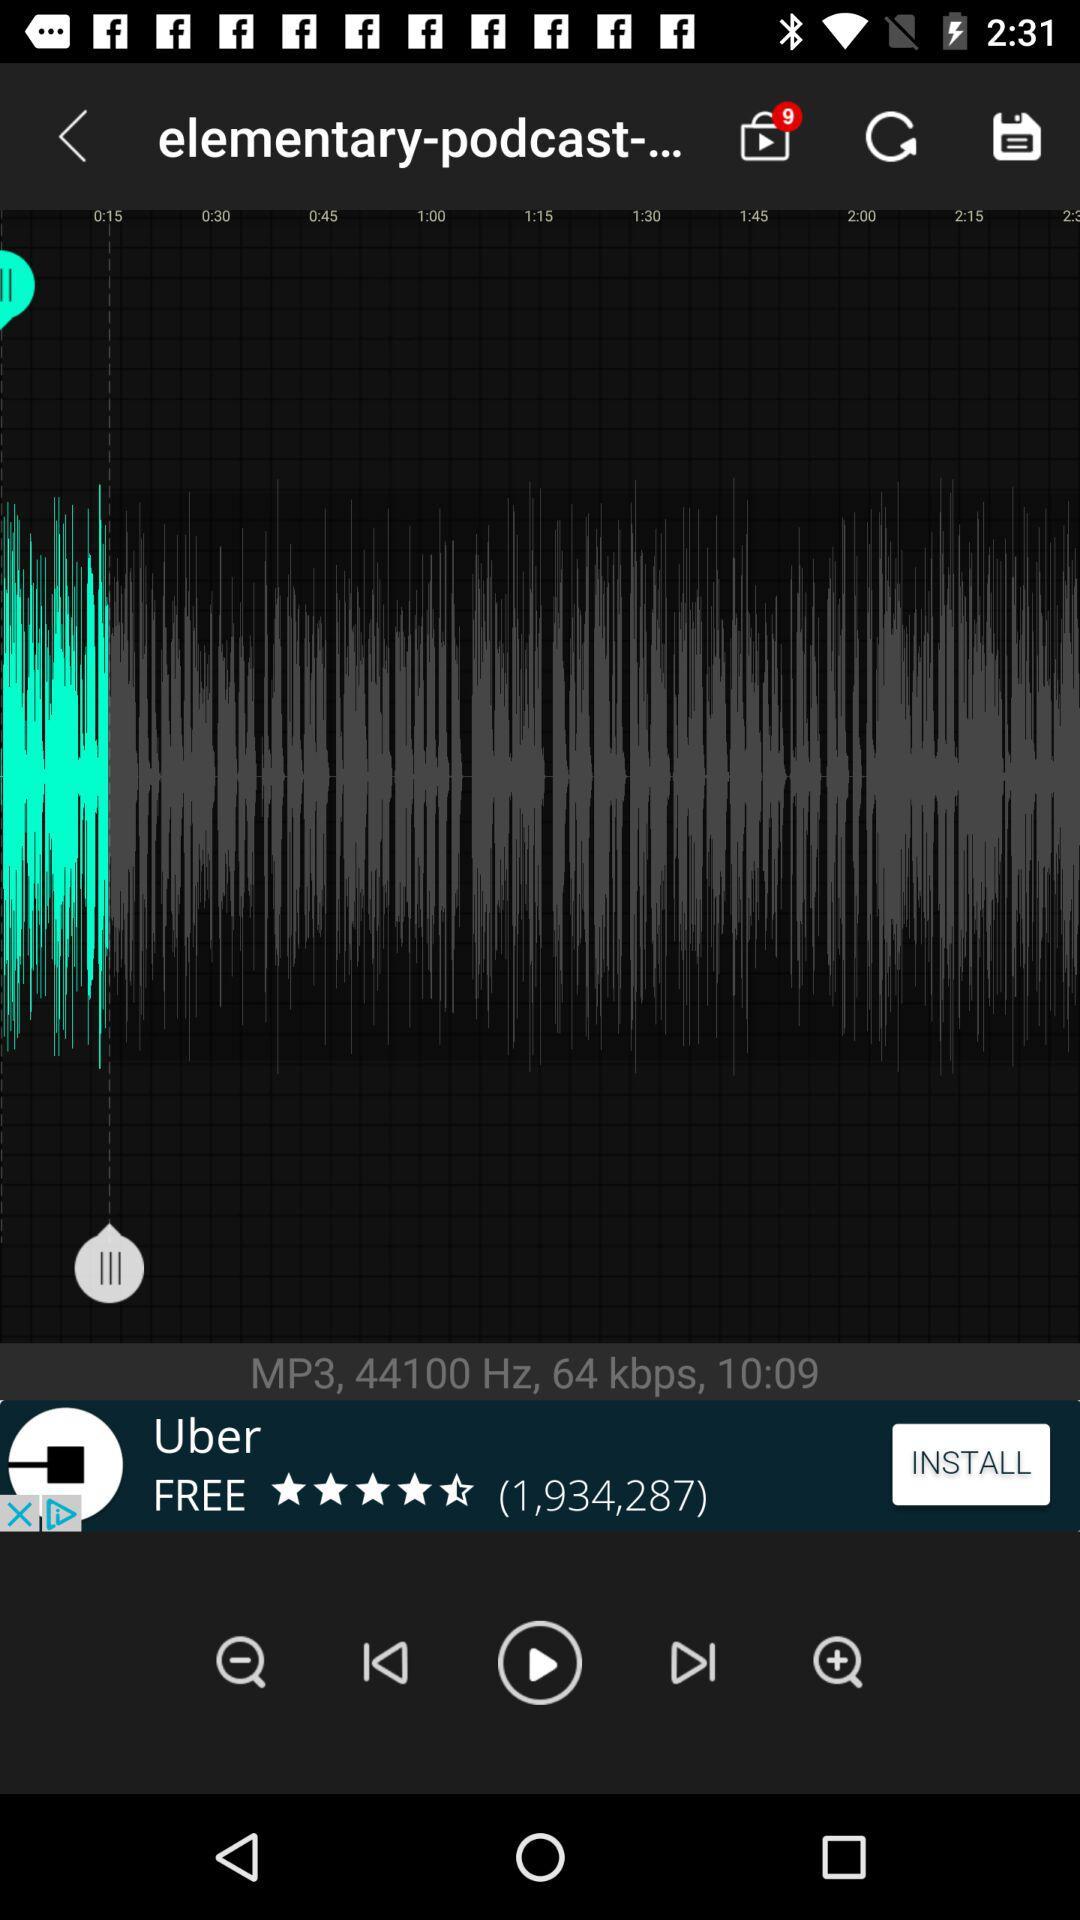  What do you see at coordinates (540, 1662) in the screenshot?
I see `the play icon` at bounding box center [540, 1662].